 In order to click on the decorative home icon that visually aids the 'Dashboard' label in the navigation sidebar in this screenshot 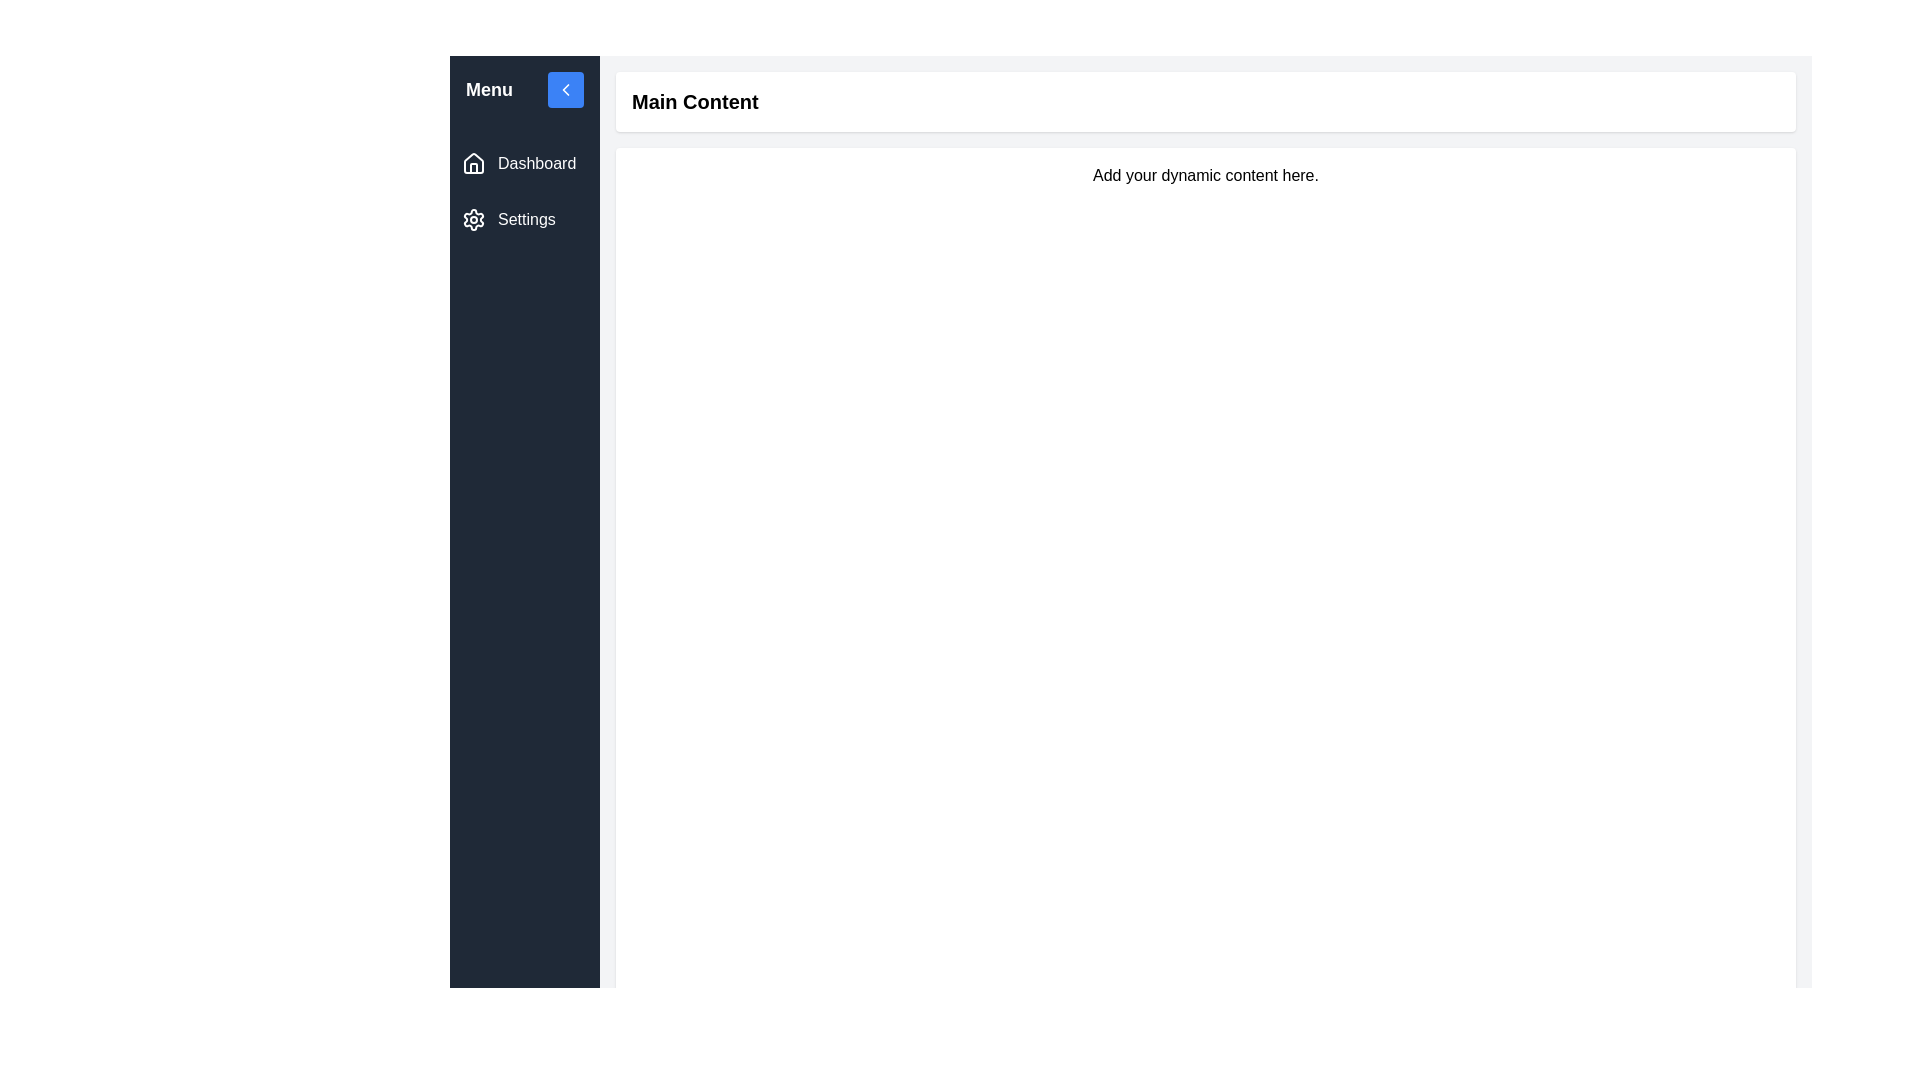, I will do `click(473, 161)`.